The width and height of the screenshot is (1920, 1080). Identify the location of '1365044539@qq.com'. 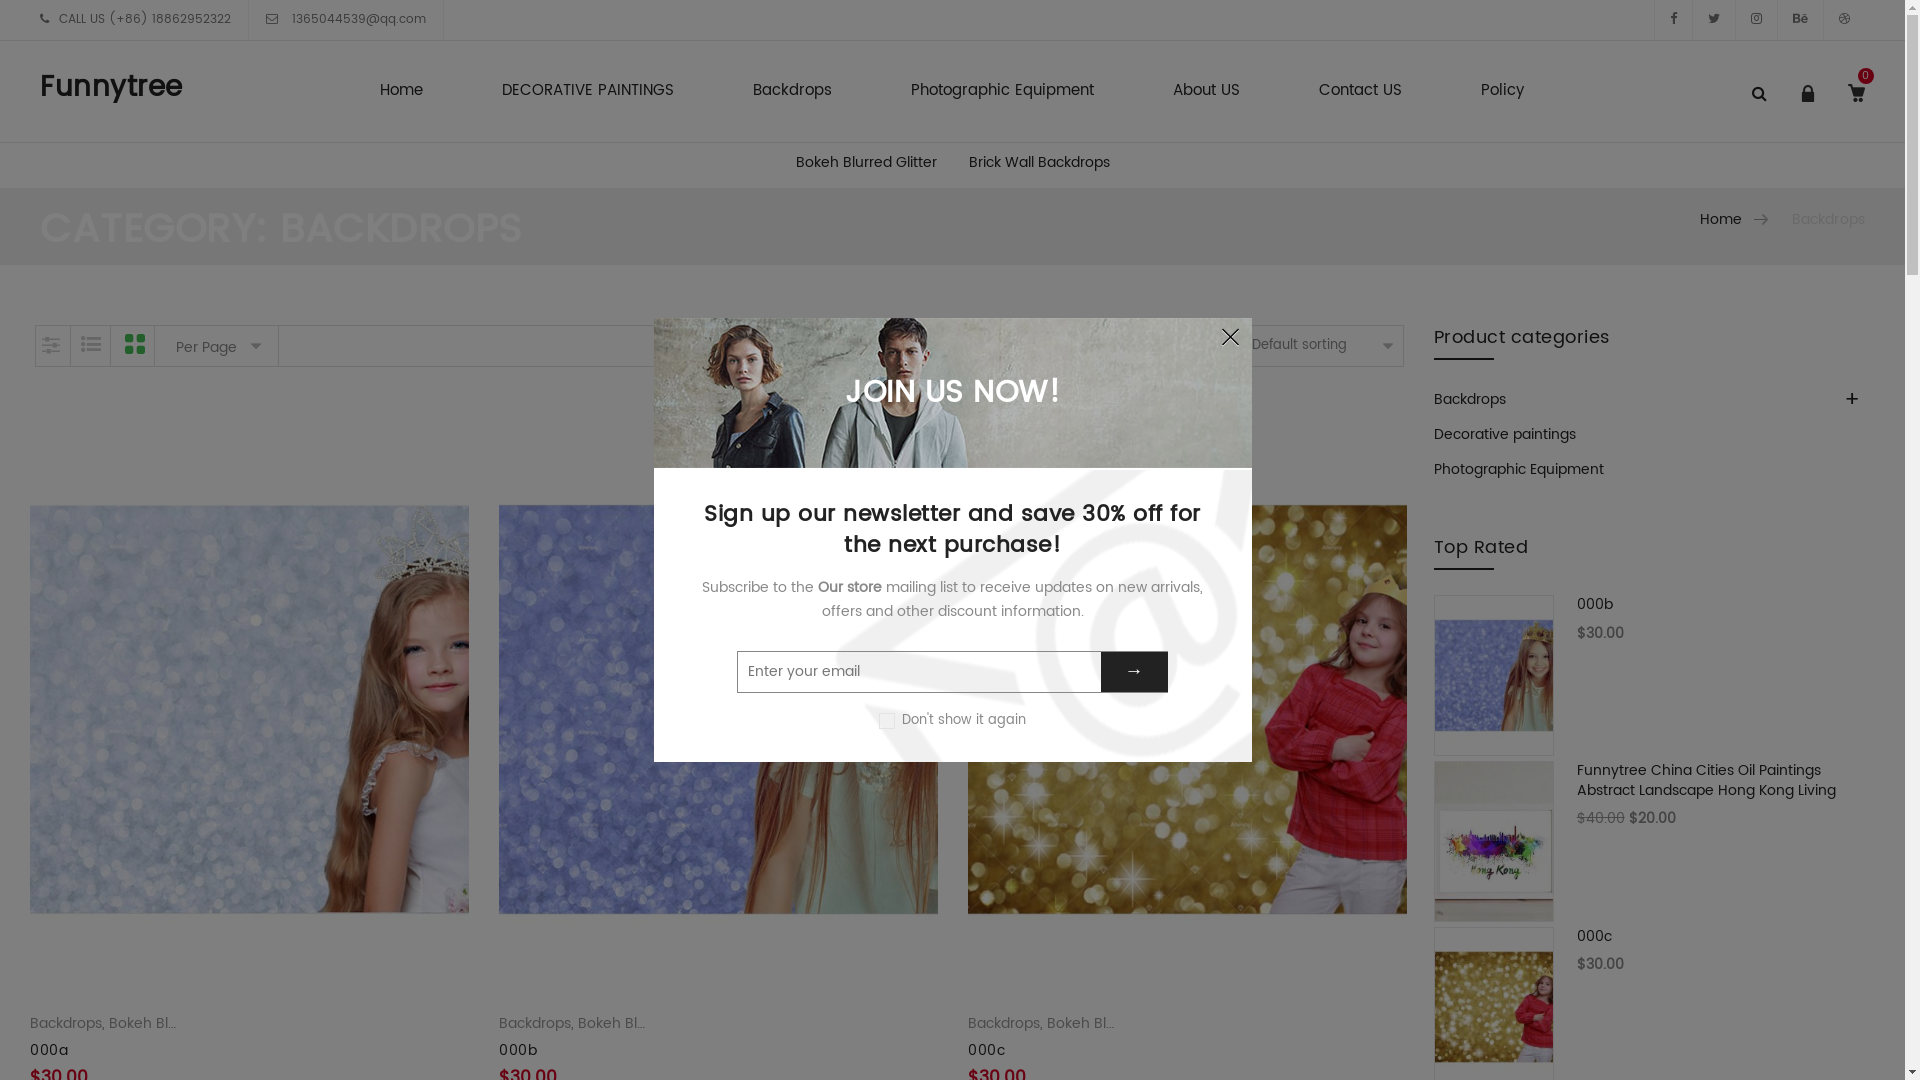
(356, 19).